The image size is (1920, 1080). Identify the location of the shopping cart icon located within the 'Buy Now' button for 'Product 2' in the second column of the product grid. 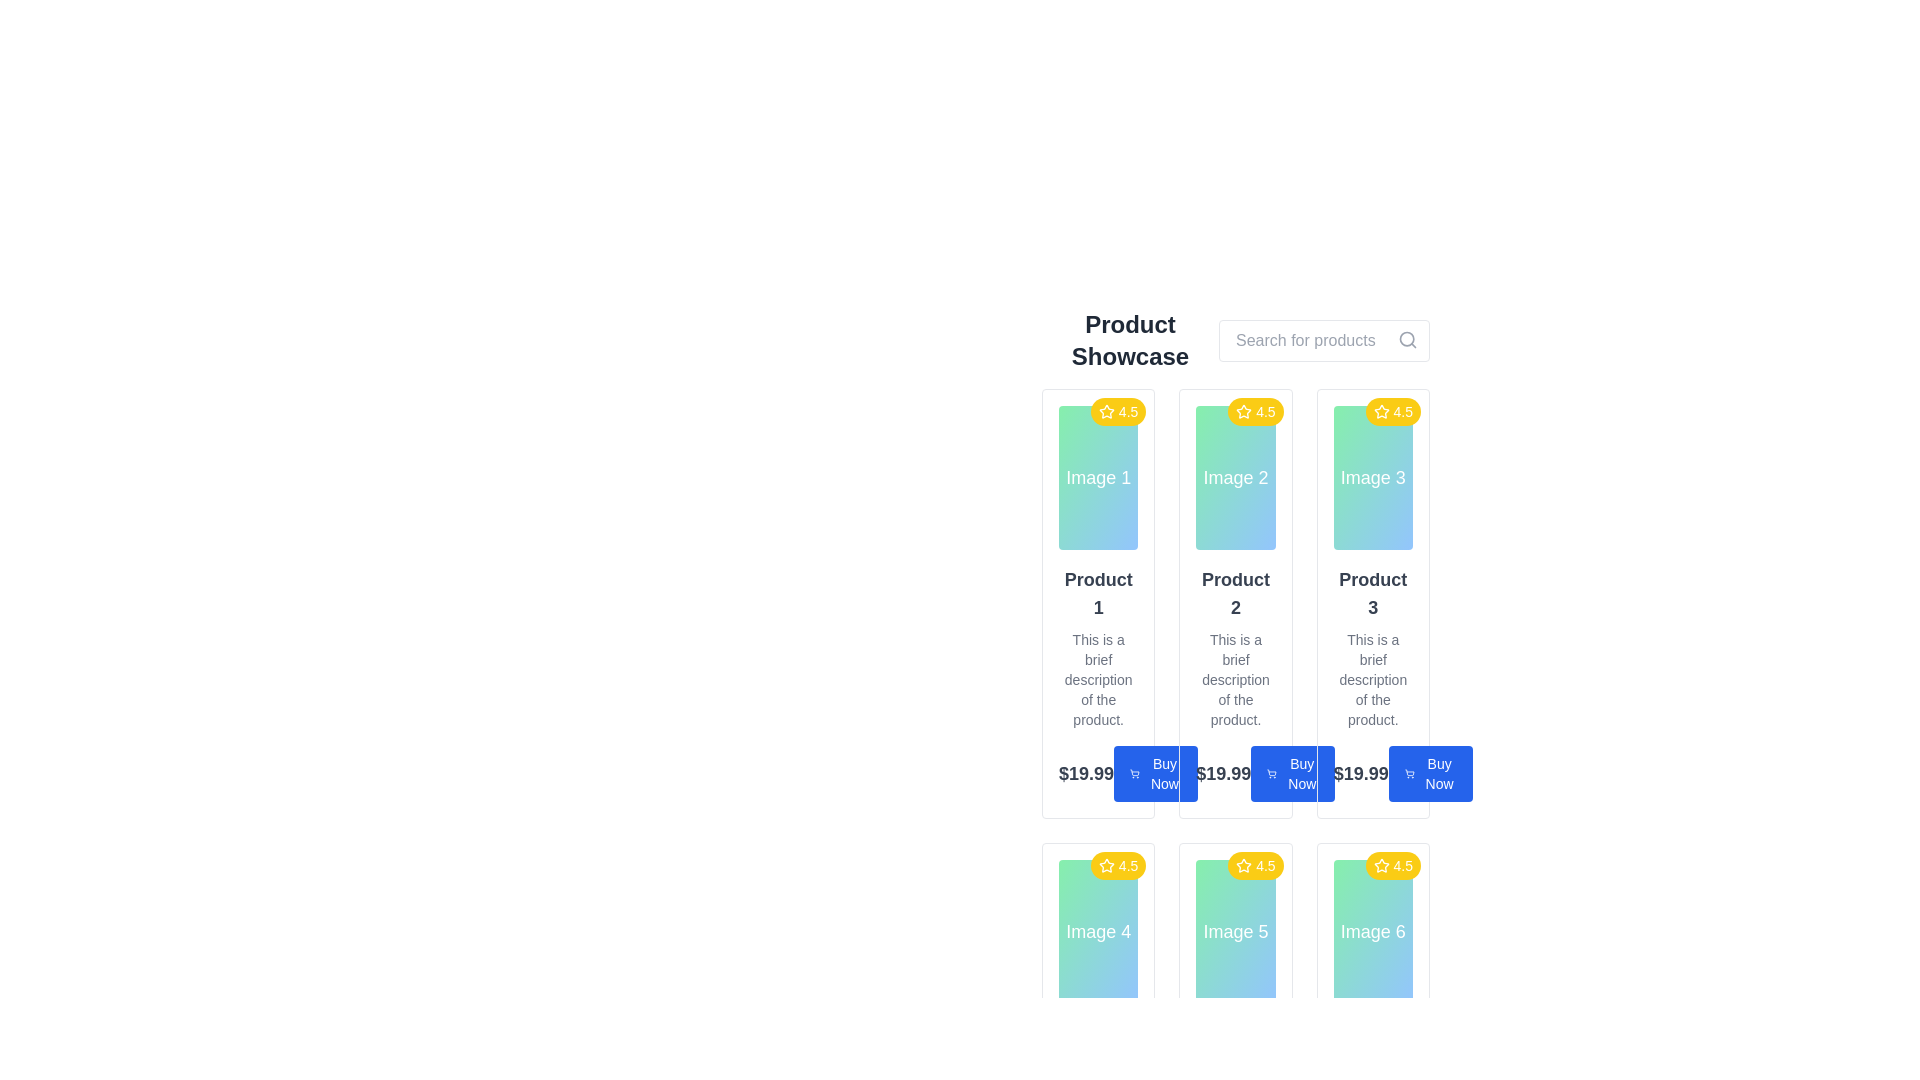
(1271, 773).